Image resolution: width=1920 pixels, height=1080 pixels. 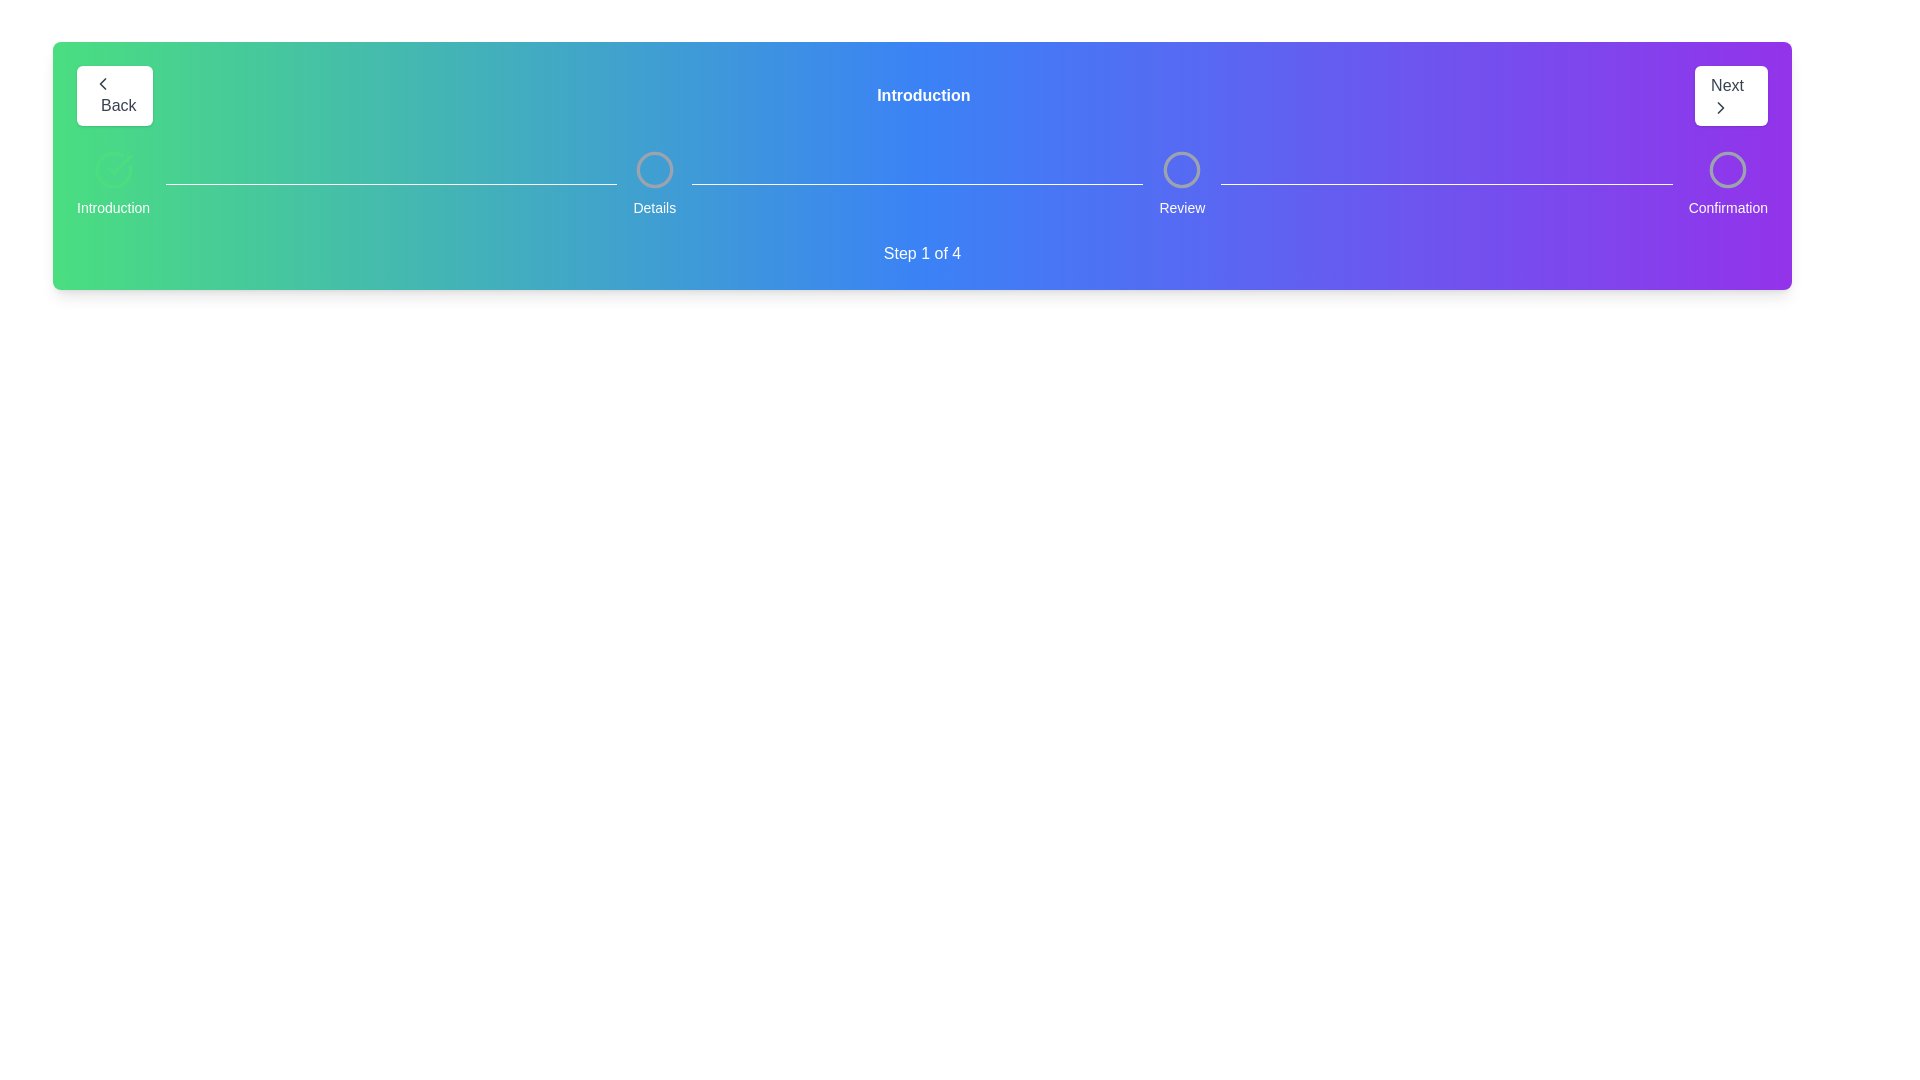 I want to click on the 'Introduction' step-indicator item in the navigation bar, so click(x=112, y=184).